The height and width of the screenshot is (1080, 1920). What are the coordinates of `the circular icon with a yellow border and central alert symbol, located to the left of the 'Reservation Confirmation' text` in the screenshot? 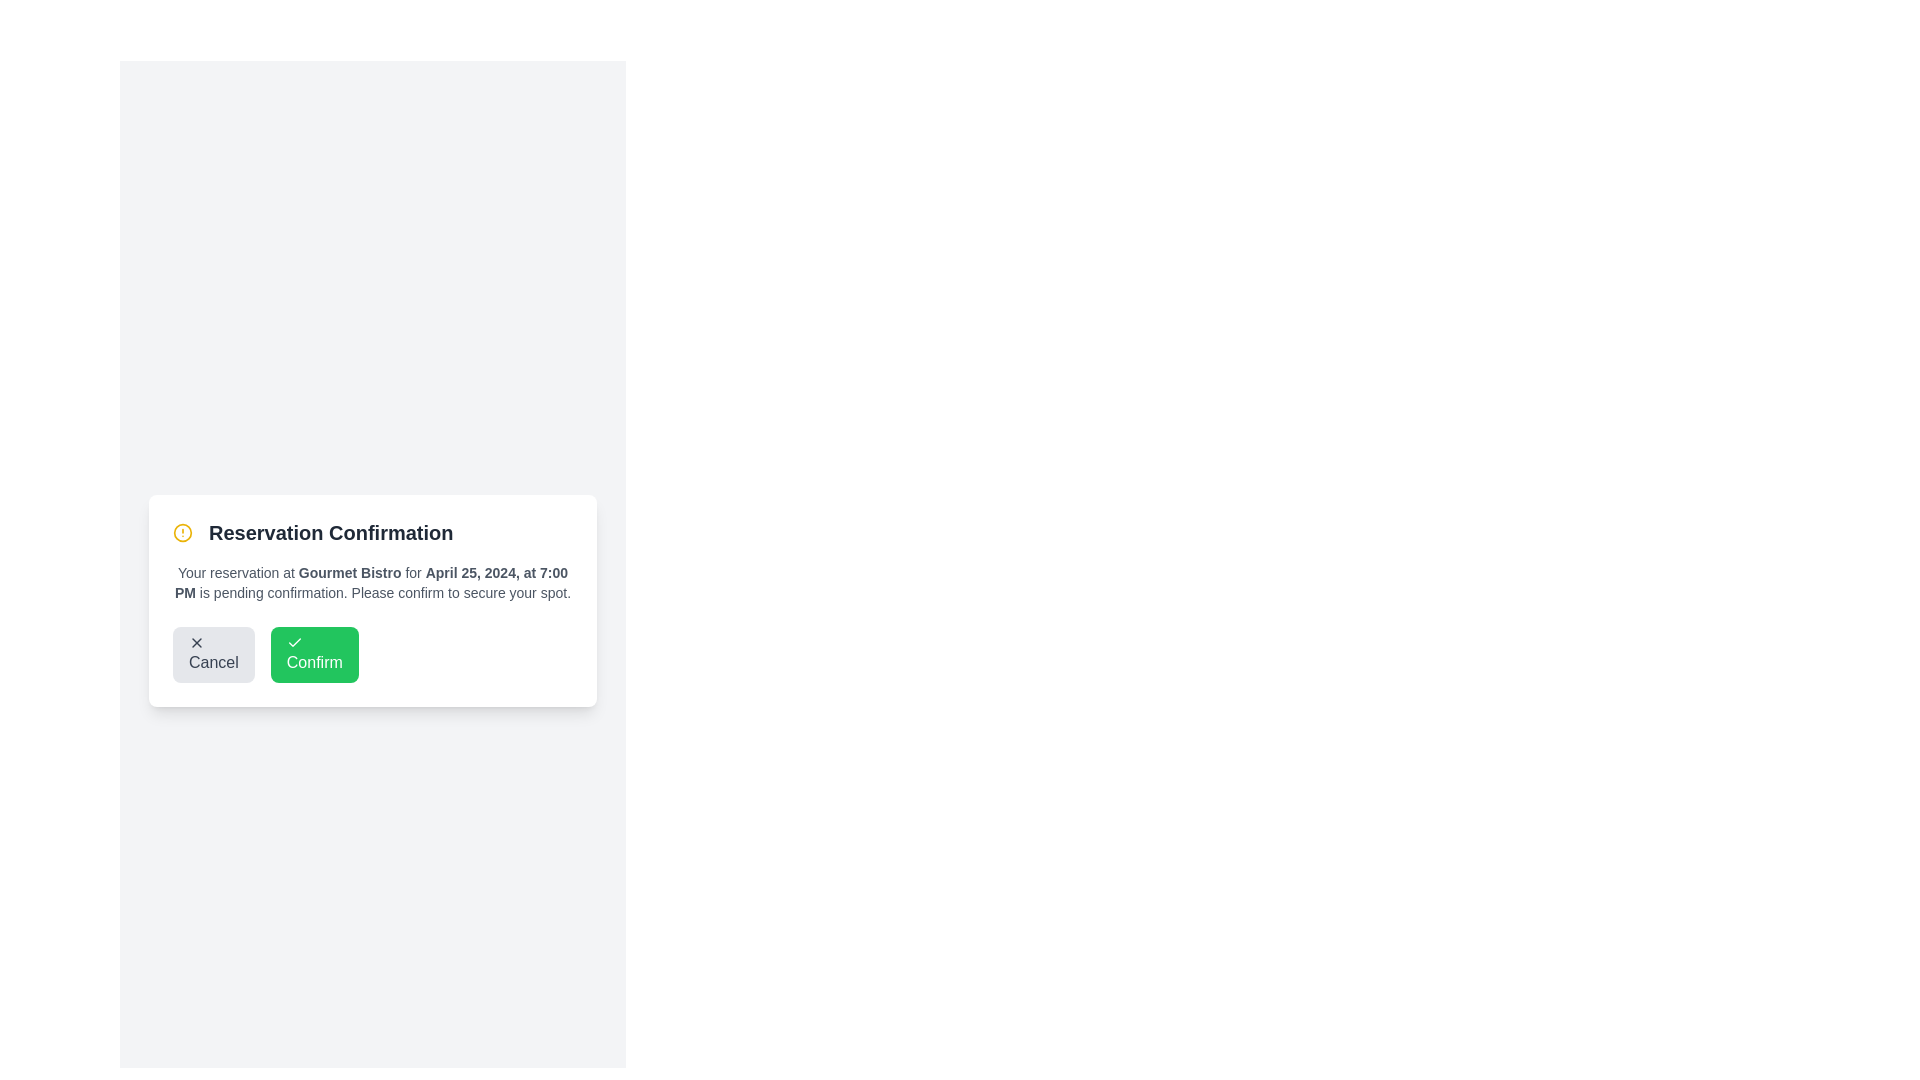 It's located at (182, 531).